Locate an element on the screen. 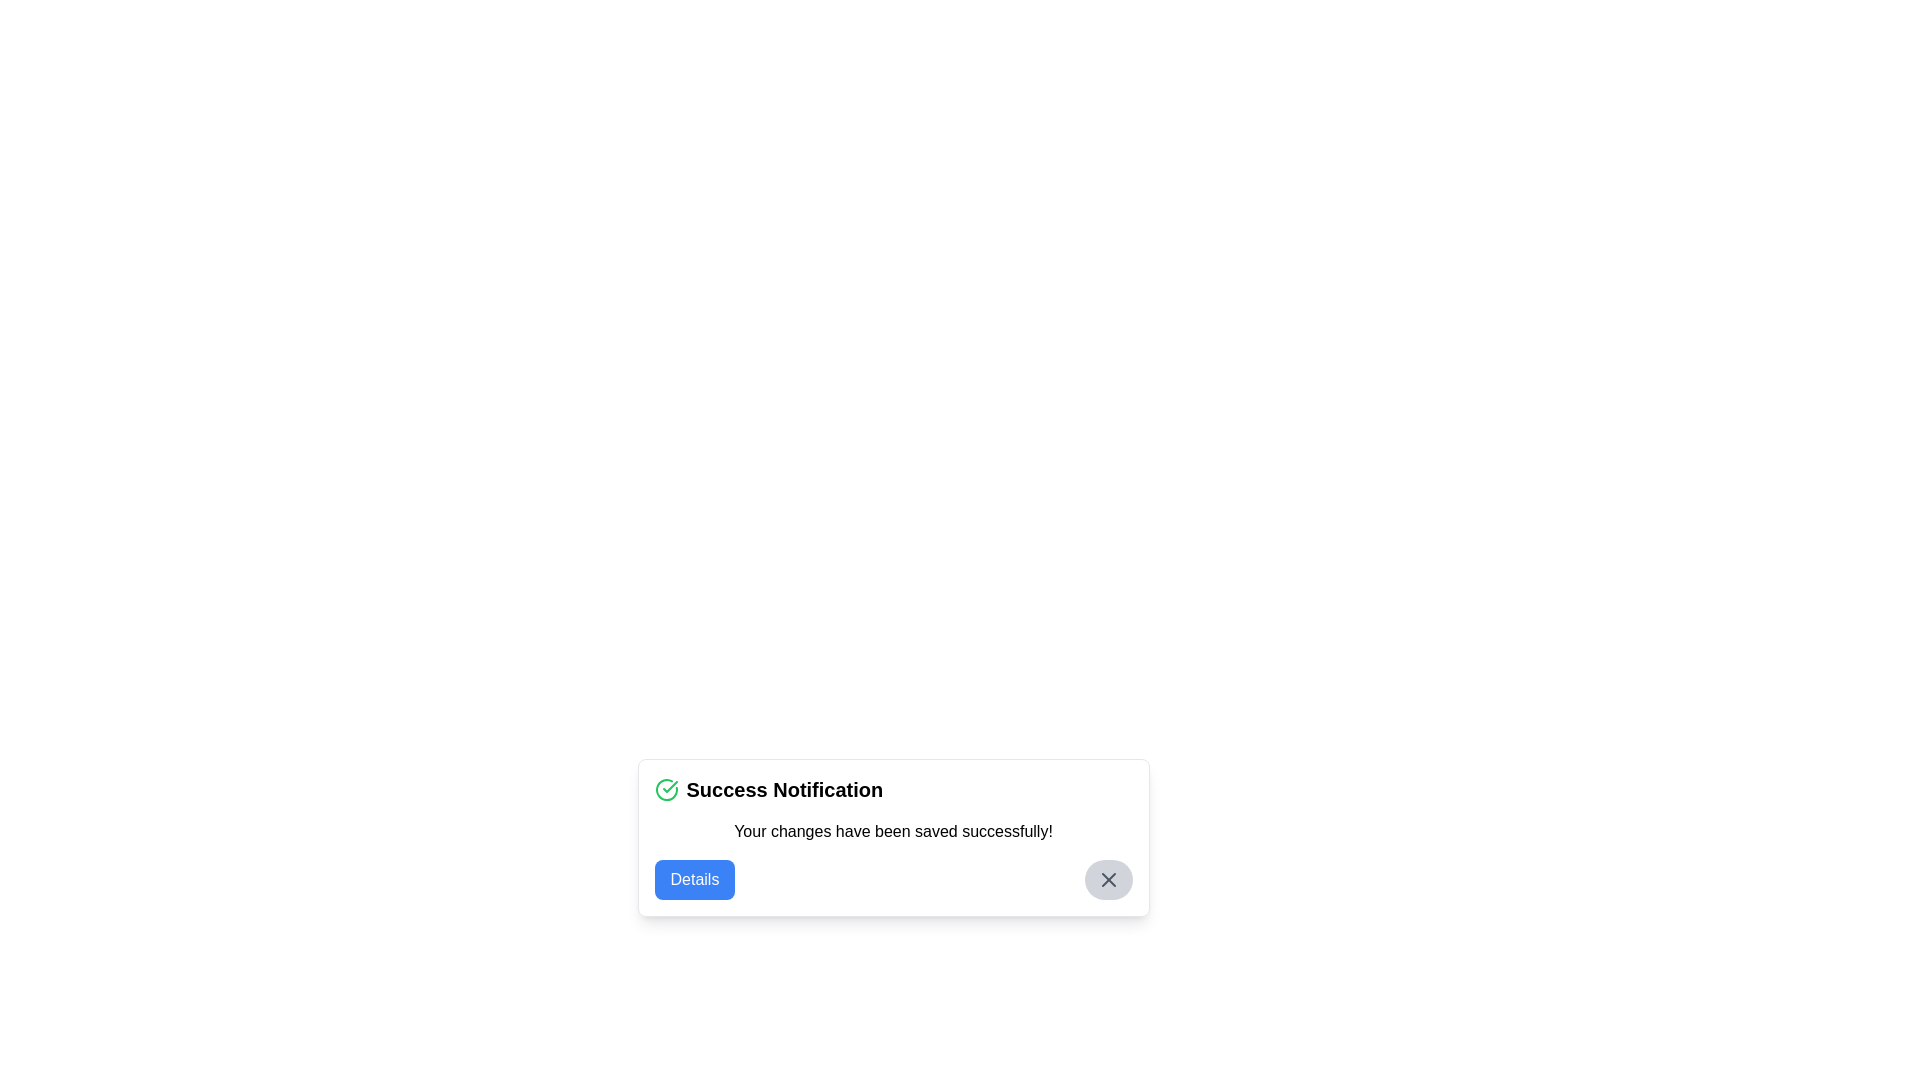  the 'Success Notification' text label, which is a bold heading in a notification box, located to the right of a green checkmark icon is located at coordinates (783, 789).